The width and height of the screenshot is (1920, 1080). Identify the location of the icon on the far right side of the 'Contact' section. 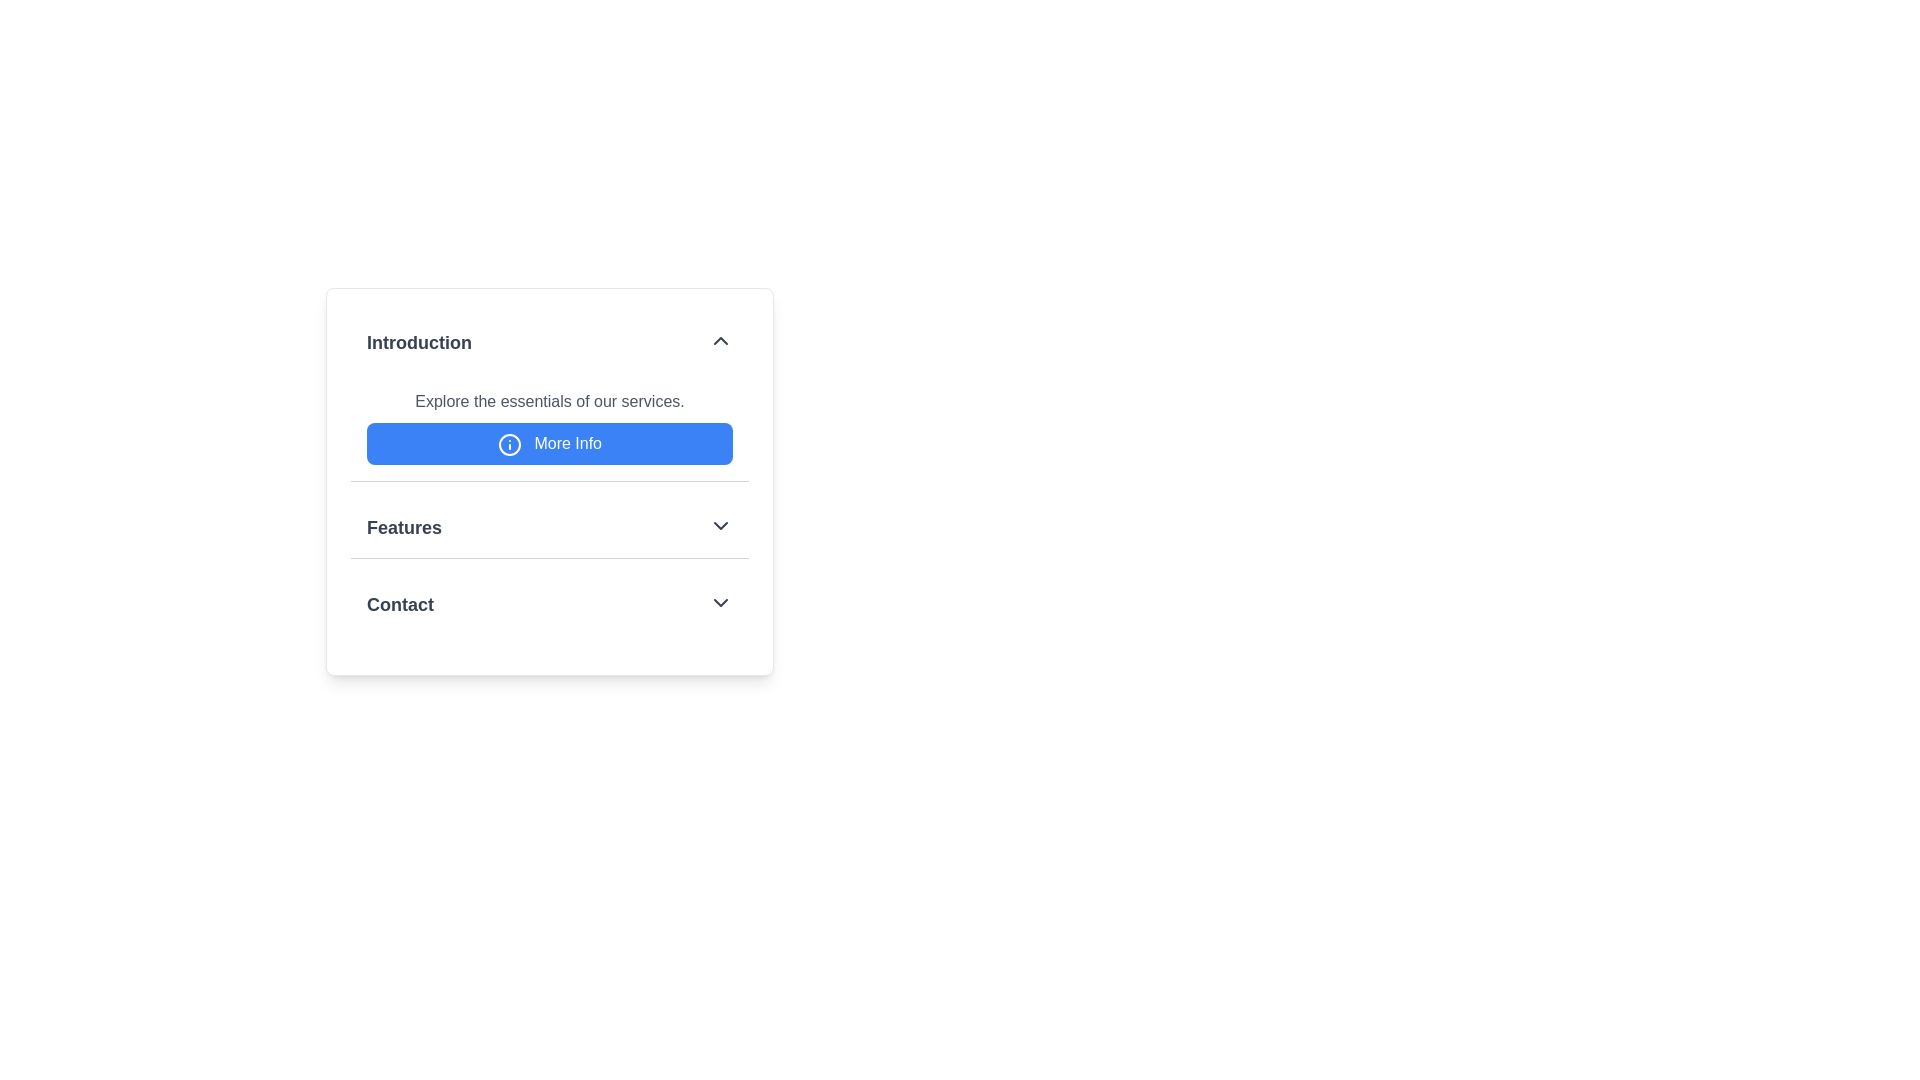
(720, 601).